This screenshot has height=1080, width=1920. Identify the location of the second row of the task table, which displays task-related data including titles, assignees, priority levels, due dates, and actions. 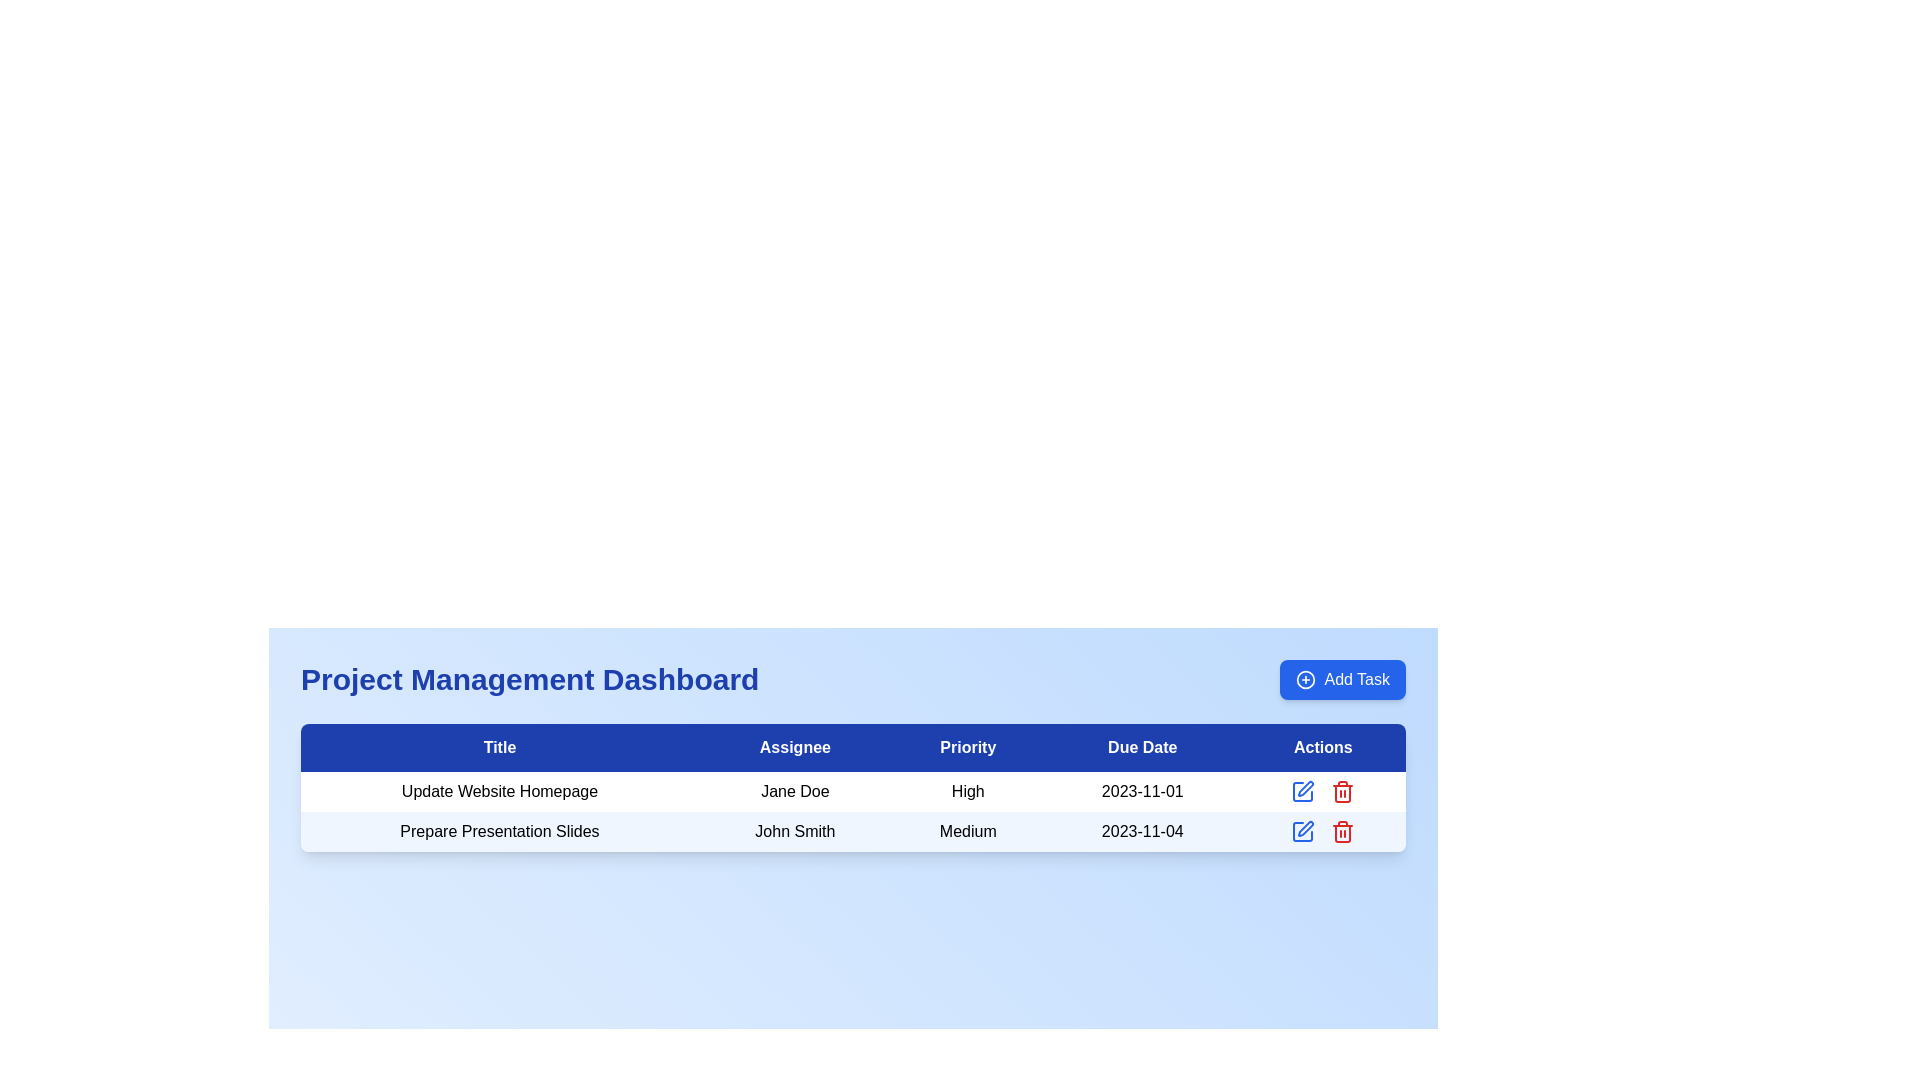
(853, 812).